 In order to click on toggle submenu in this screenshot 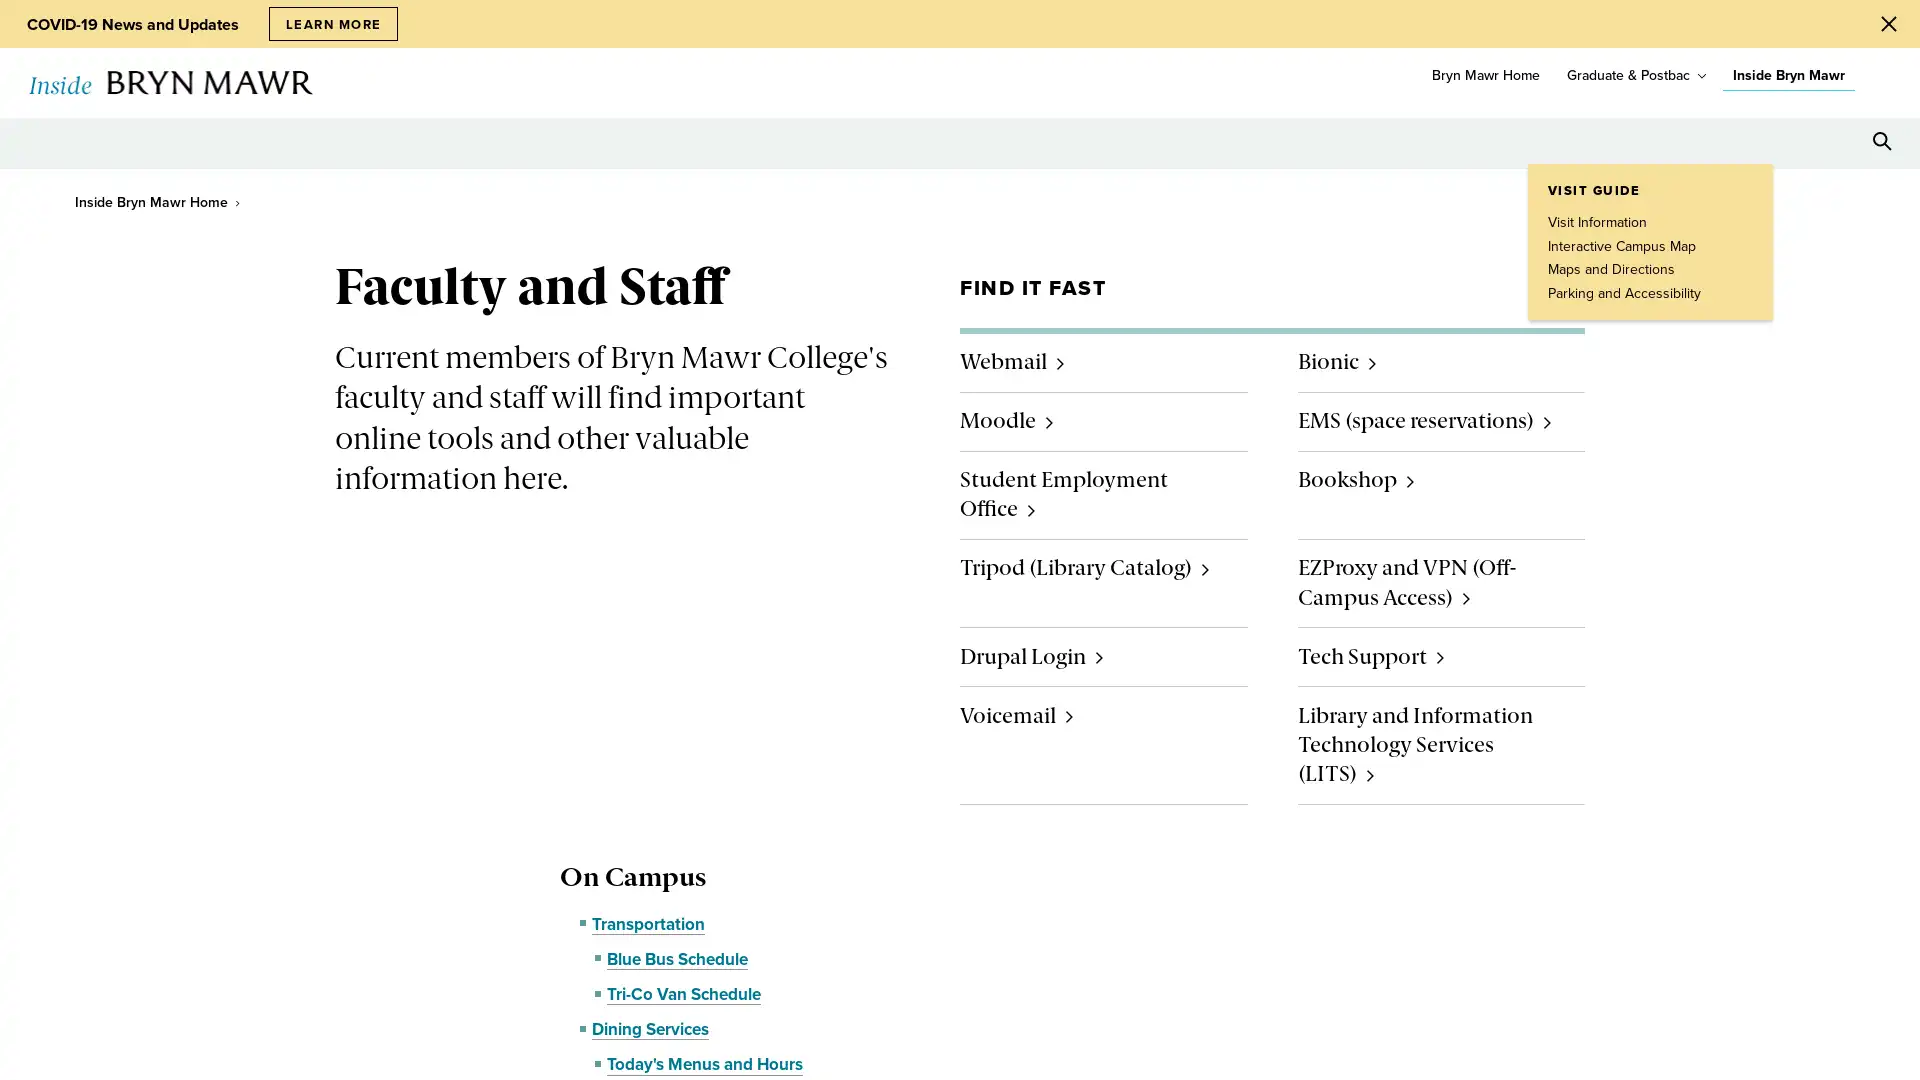, I will do `click(897, 130)`.